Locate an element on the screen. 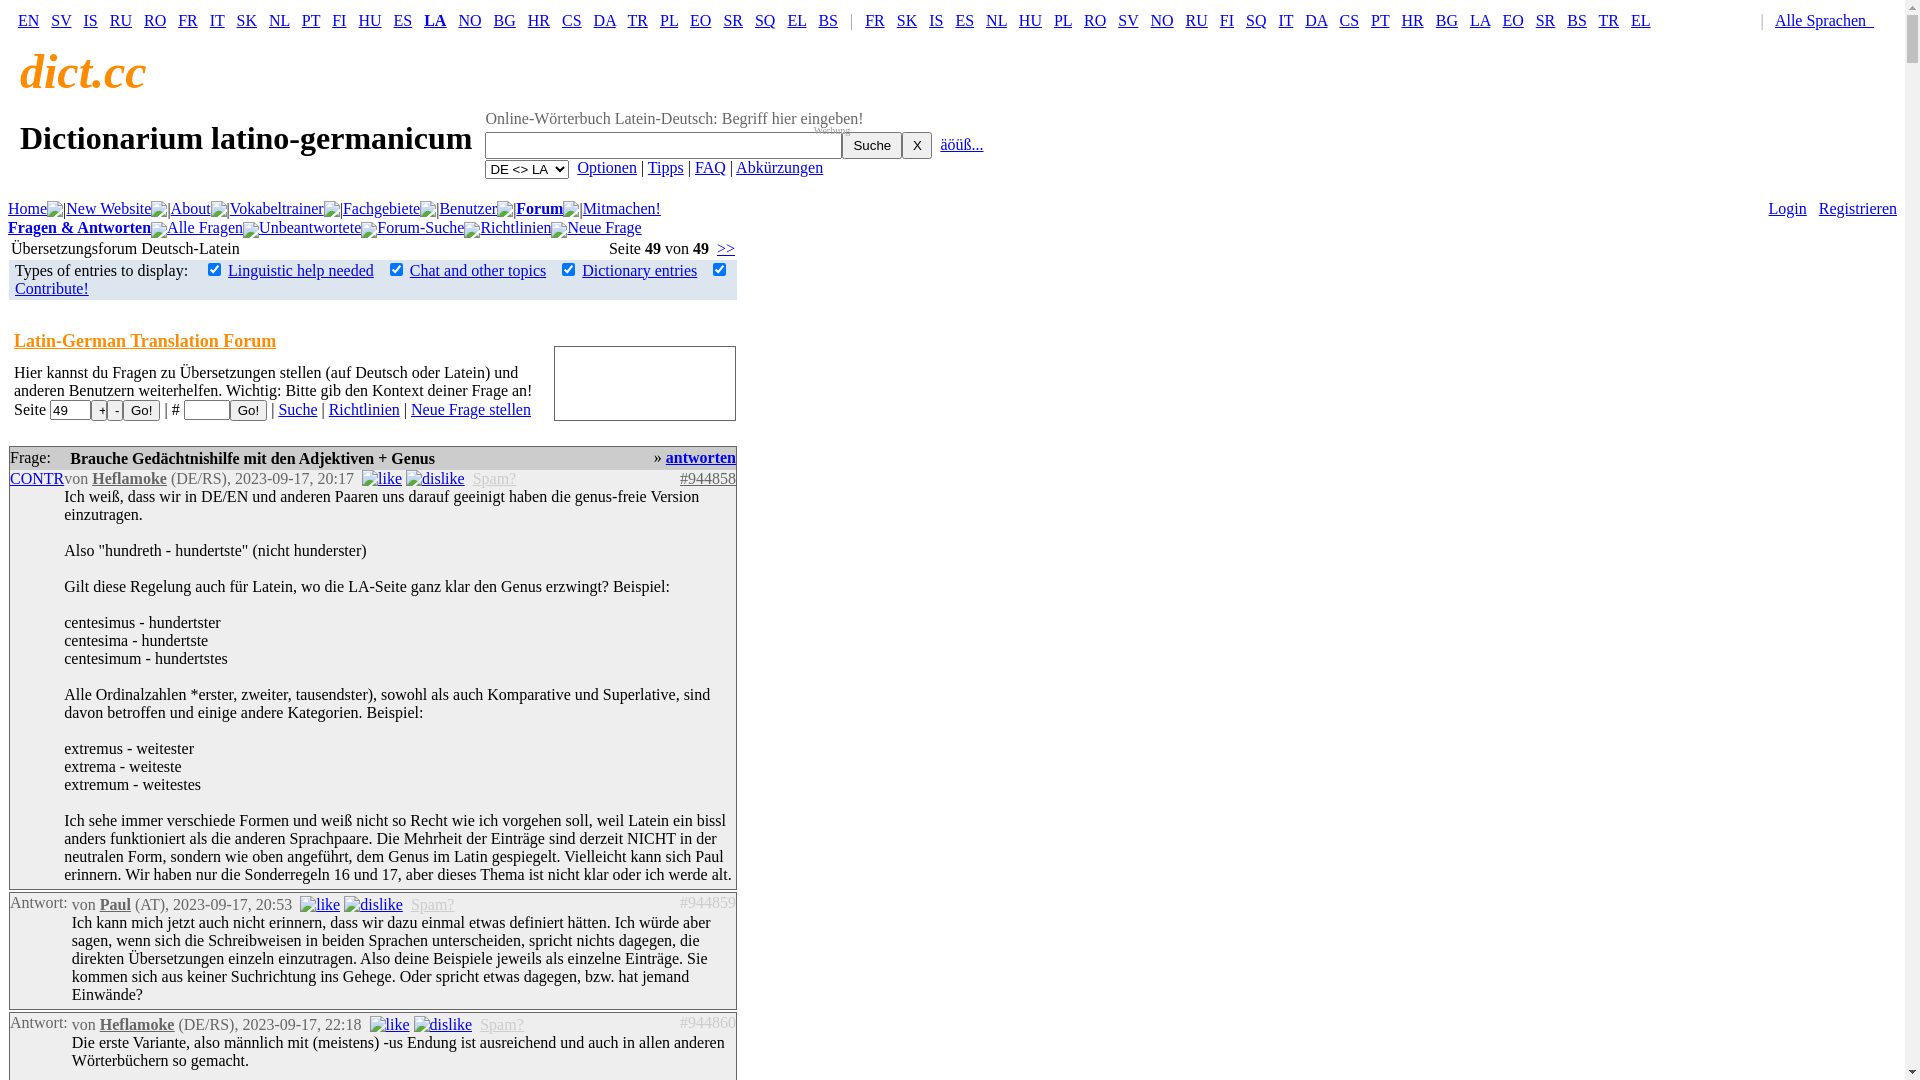 This screenshot has height=1080, width=1920. 'PT' is located at coordinates (301, 20).